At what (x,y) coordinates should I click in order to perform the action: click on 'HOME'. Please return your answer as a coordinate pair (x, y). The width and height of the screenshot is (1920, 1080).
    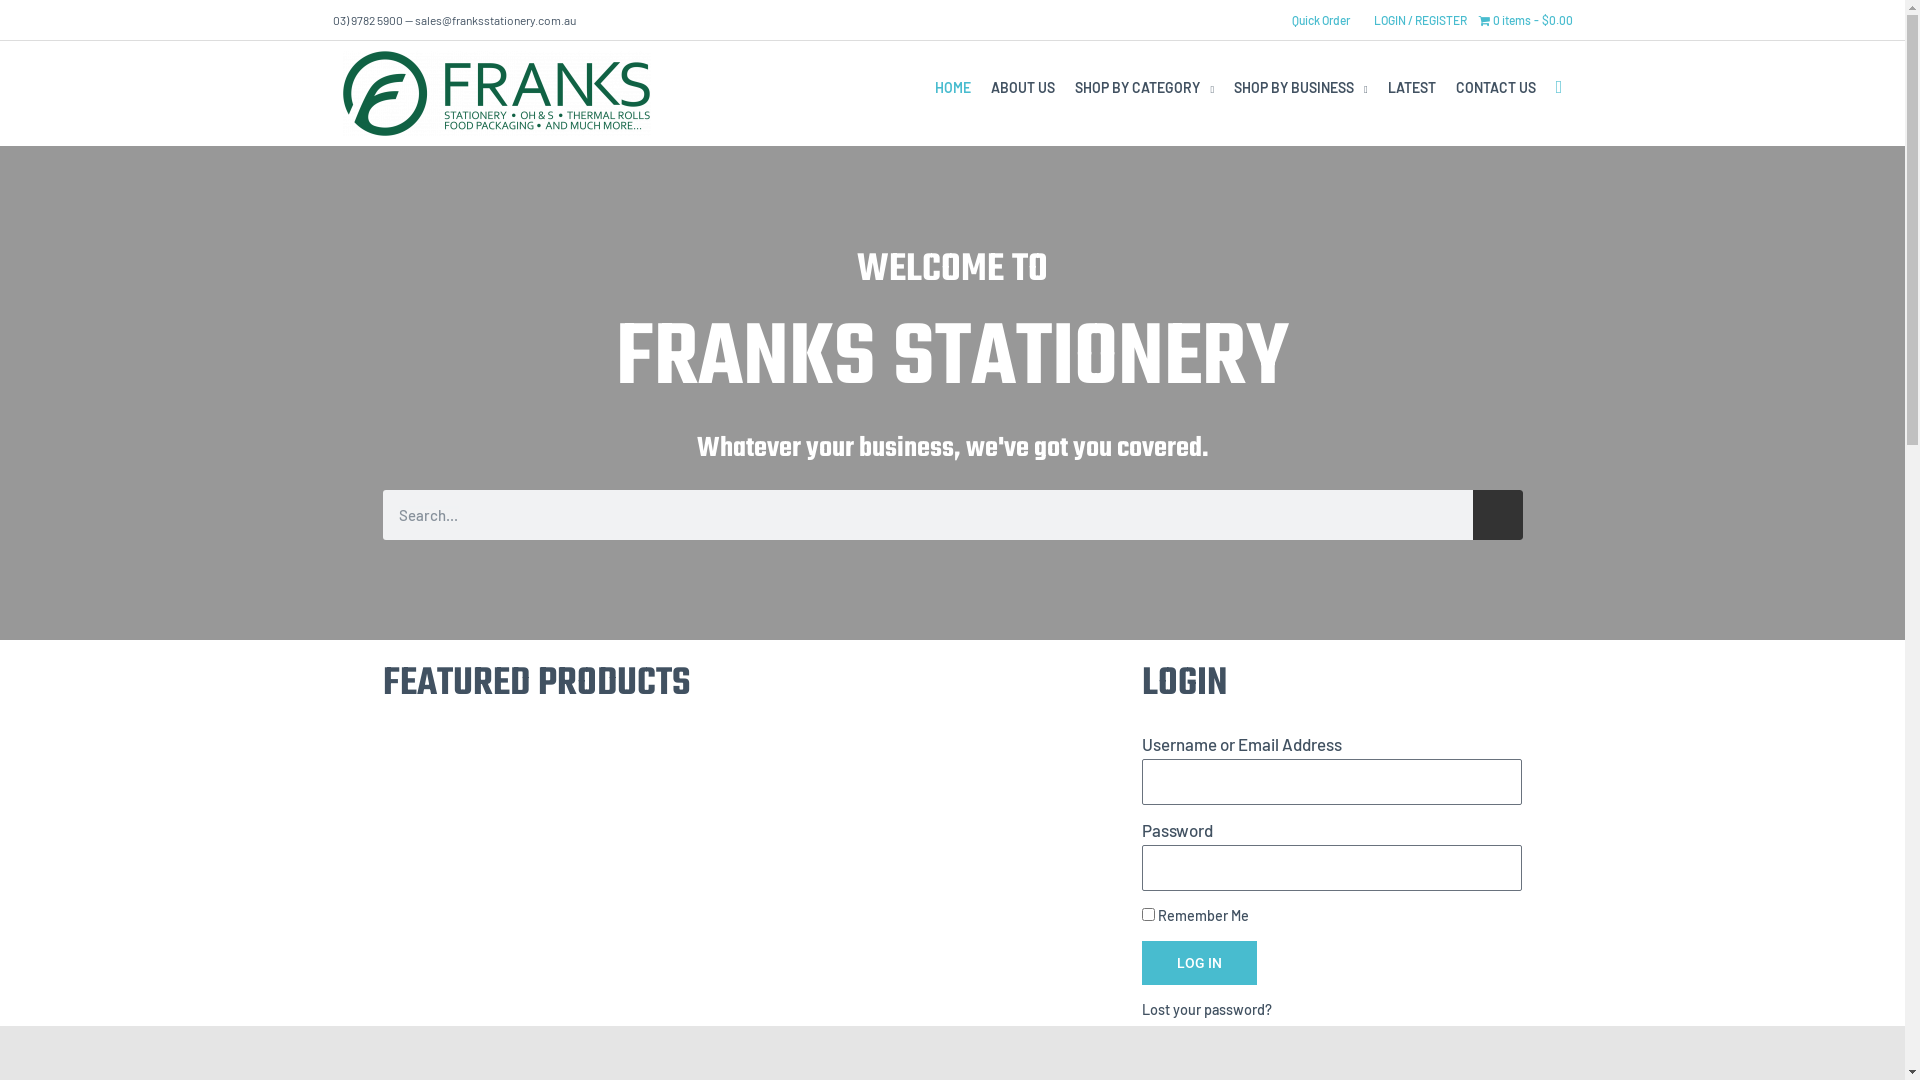
    Looking at the image, I should click on (952, 87).